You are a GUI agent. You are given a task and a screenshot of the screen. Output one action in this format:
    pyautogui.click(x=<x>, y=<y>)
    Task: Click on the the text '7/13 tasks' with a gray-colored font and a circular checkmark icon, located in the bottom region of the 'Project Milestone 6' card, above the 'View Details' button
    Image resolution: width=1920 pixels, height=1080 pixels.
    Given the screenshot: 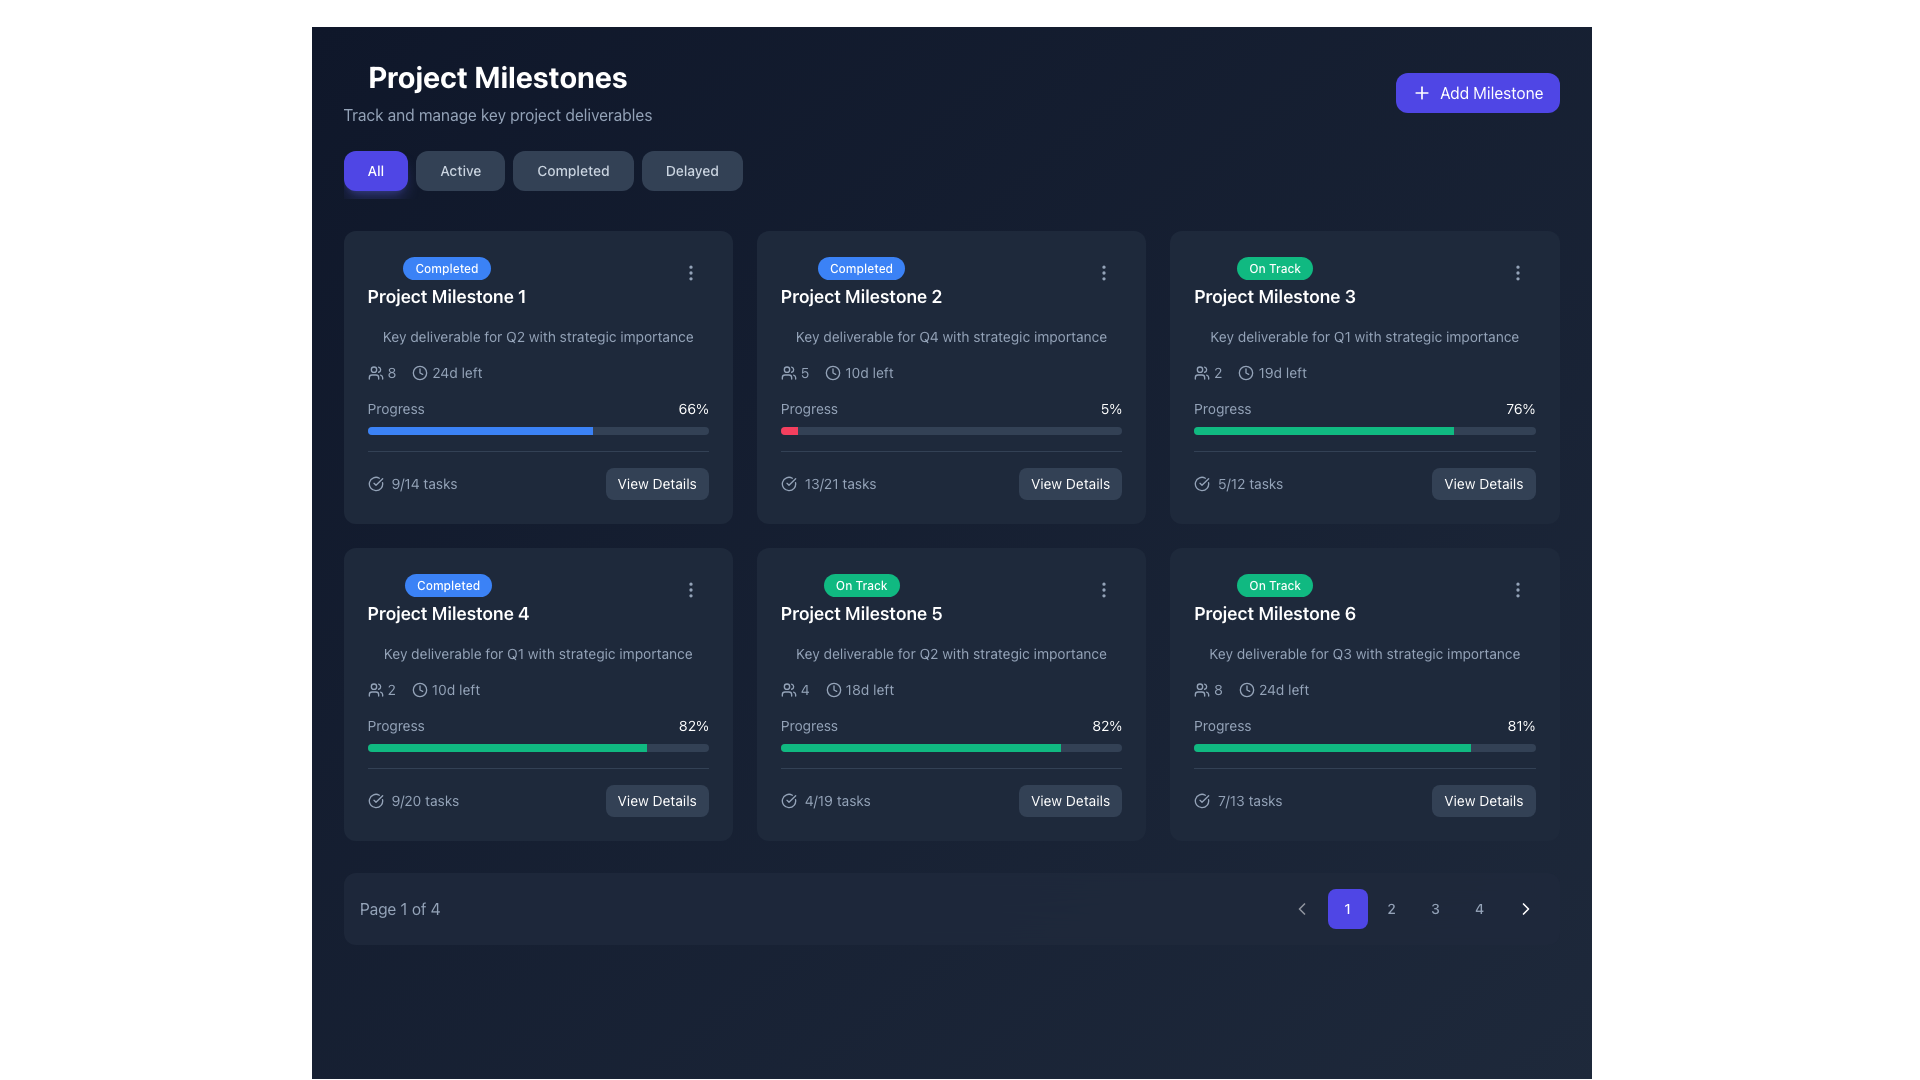 What is the action you would take?
    pyautogui.click(x=1237, y=800)
    